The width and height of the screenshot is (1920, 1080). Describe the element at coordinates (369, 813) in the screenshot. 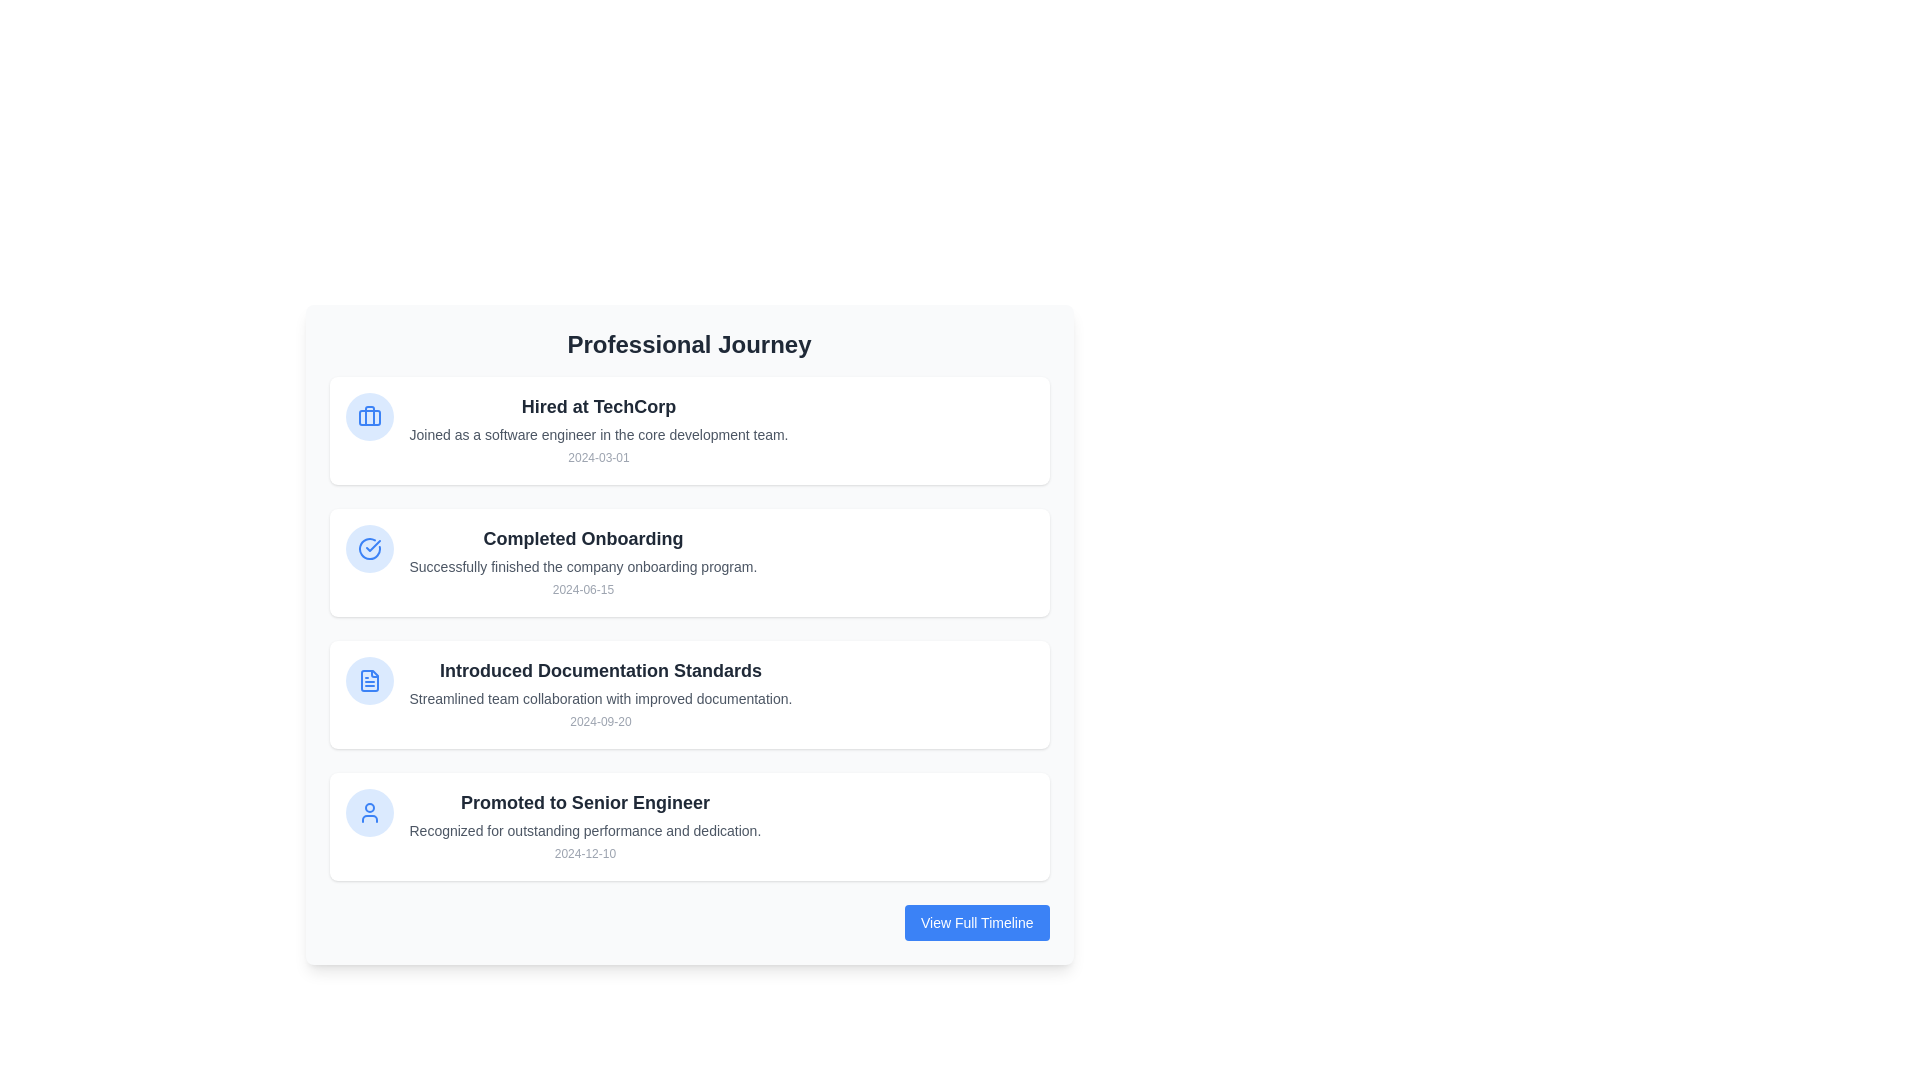

I see `the graphical icon located at the top-left corner of the promotion card for Senior Engineer, which enhances the card's visual appeal` at that location.